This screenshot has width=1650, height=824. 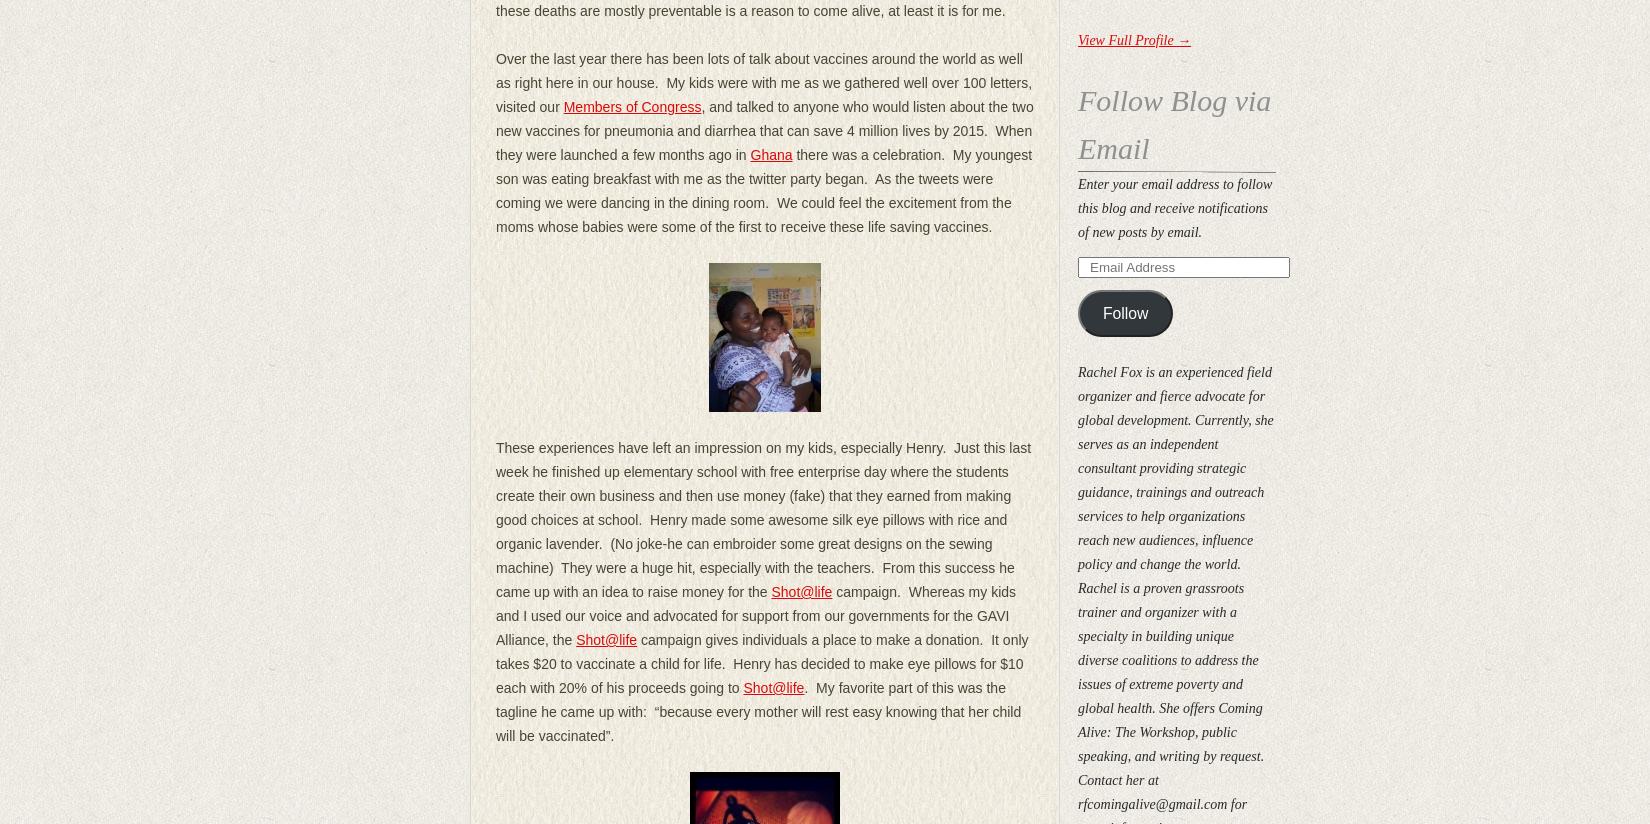 I want to click on 'Follow', so click(x=1102, y=312).